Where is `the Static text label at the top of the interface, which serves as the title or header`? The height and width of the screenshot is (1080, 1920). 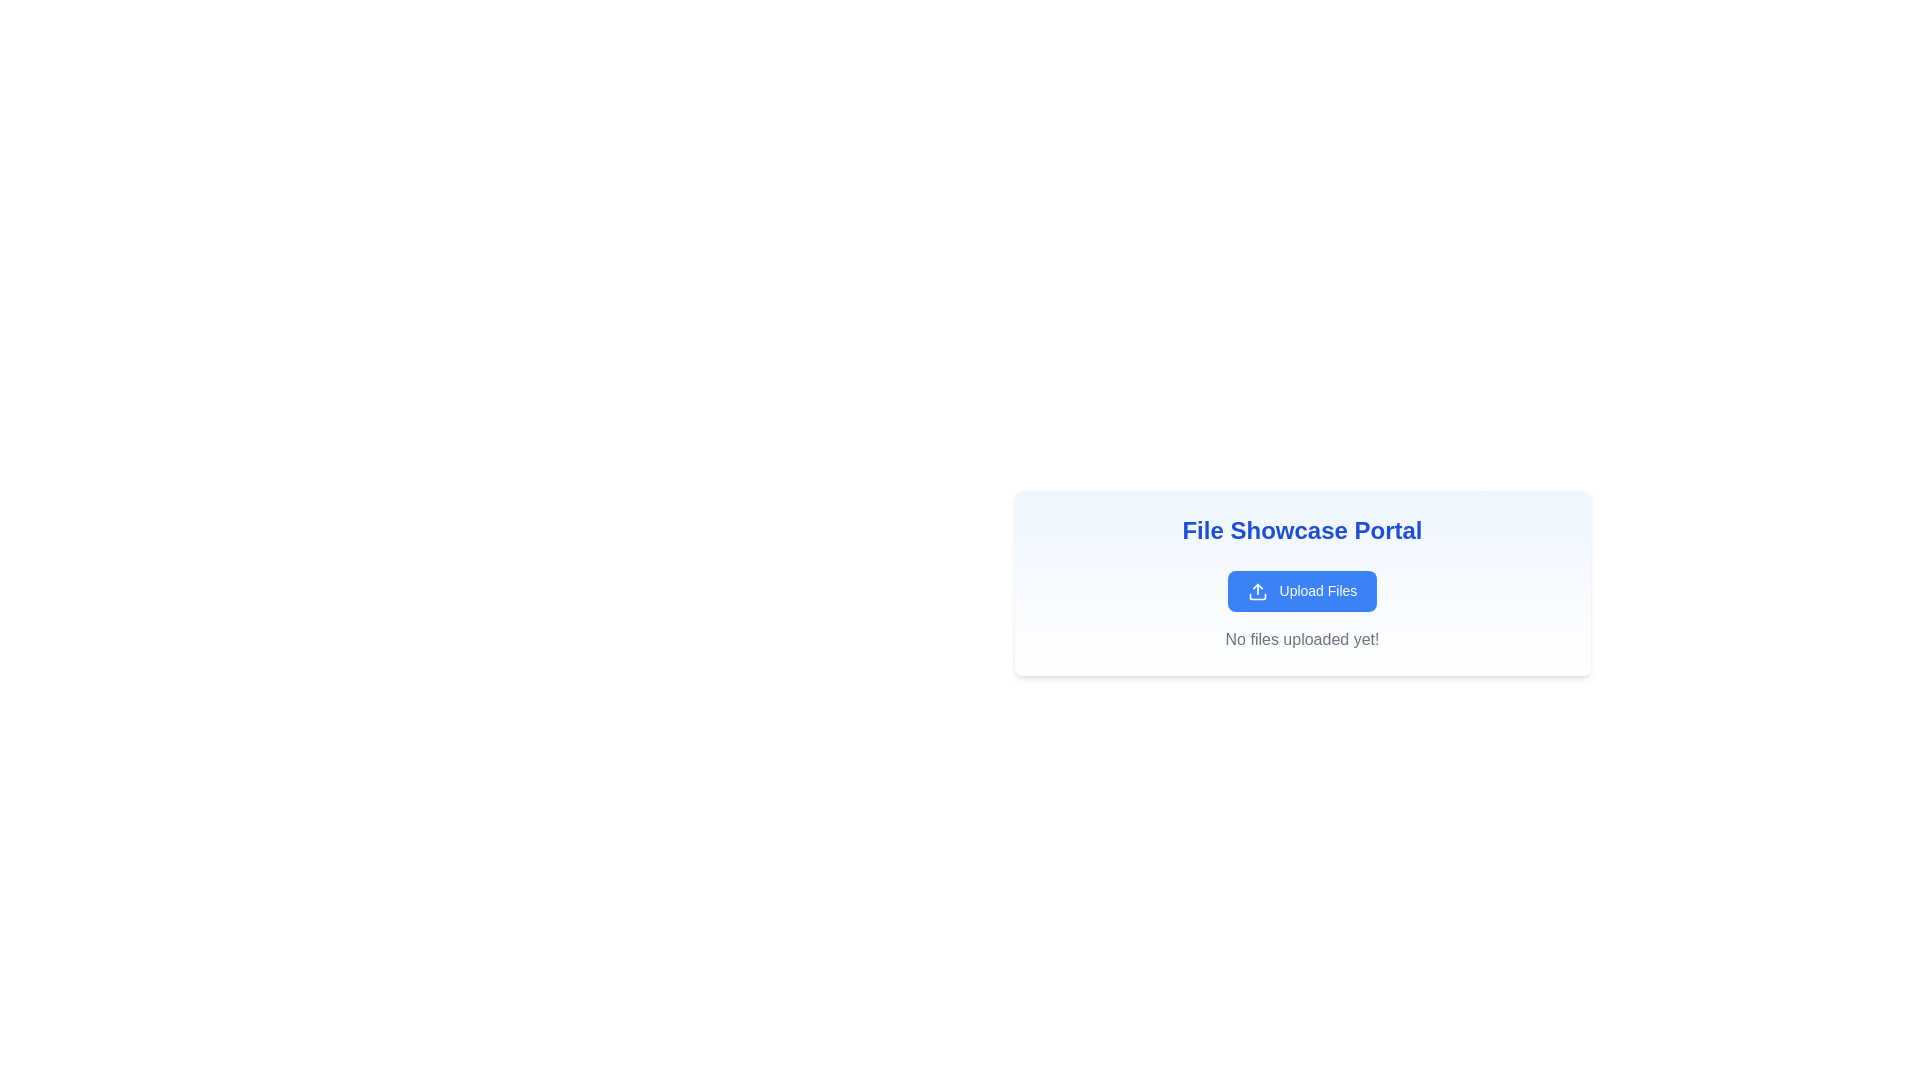 the Static text label at the top of the interface, which serves as the title or header is located at coordinates (1302, 530).